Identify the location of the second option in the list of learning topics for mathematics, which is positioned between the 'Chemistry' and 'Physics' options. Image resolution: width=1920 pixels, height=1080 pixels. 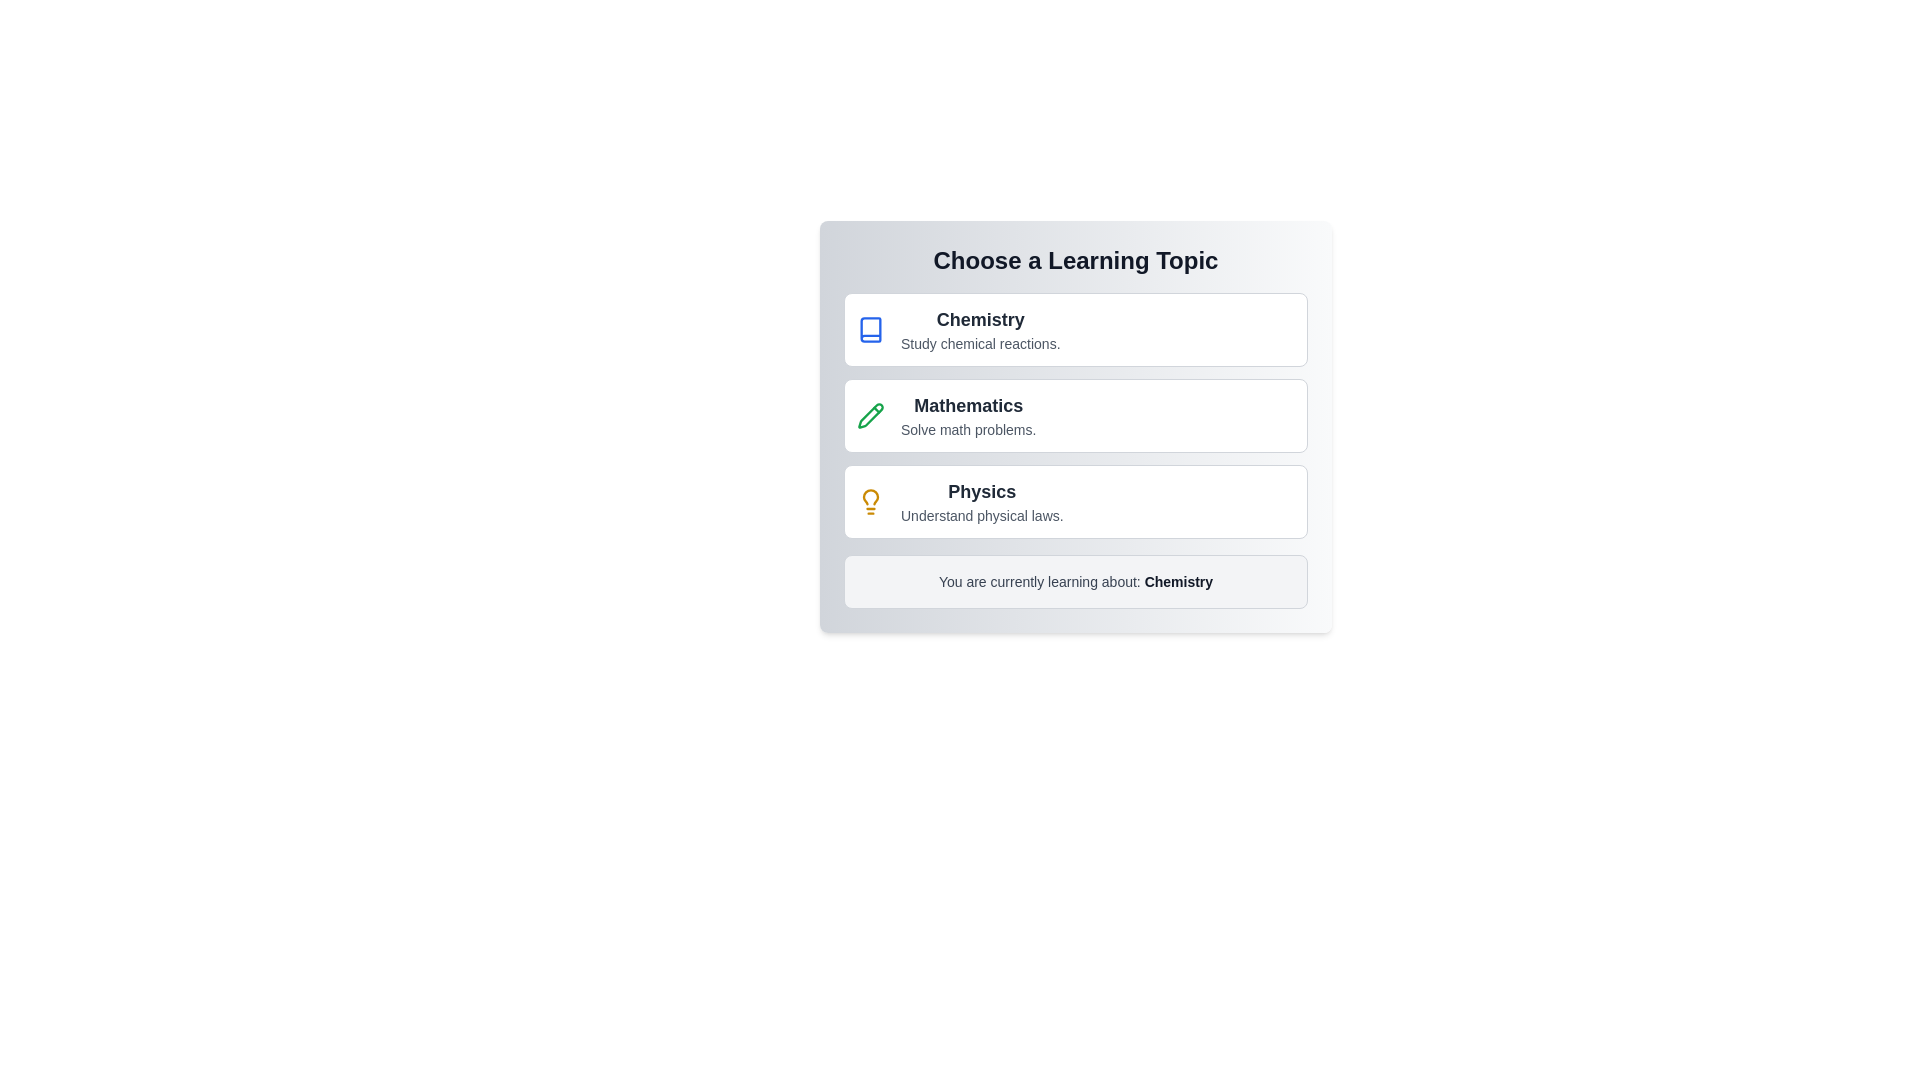
(968, 415).